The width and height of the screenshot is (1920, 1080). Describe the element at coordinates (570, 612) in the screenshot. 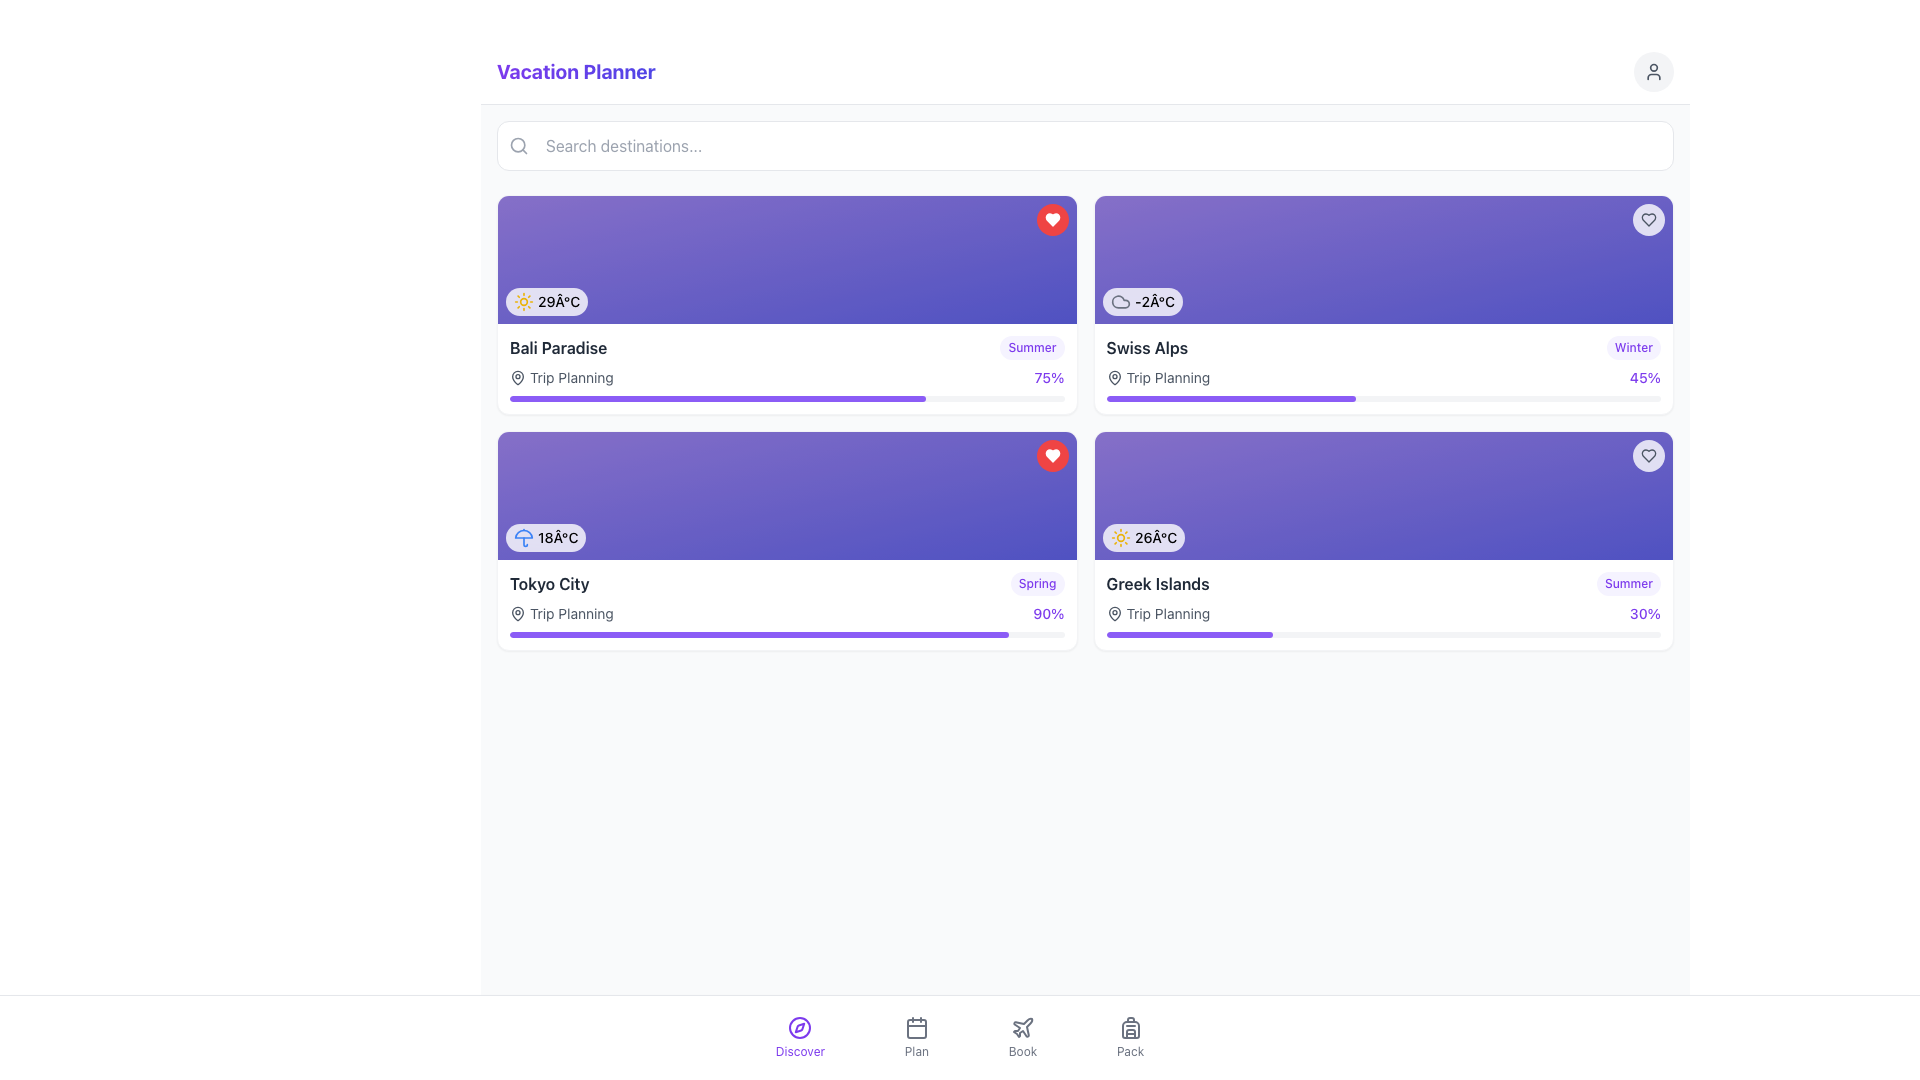

I see `the text label that describes the 'Trip Planning' section related to 'Tokyo City', located at the lower region of the card and adjacent to a location icon` at that location.